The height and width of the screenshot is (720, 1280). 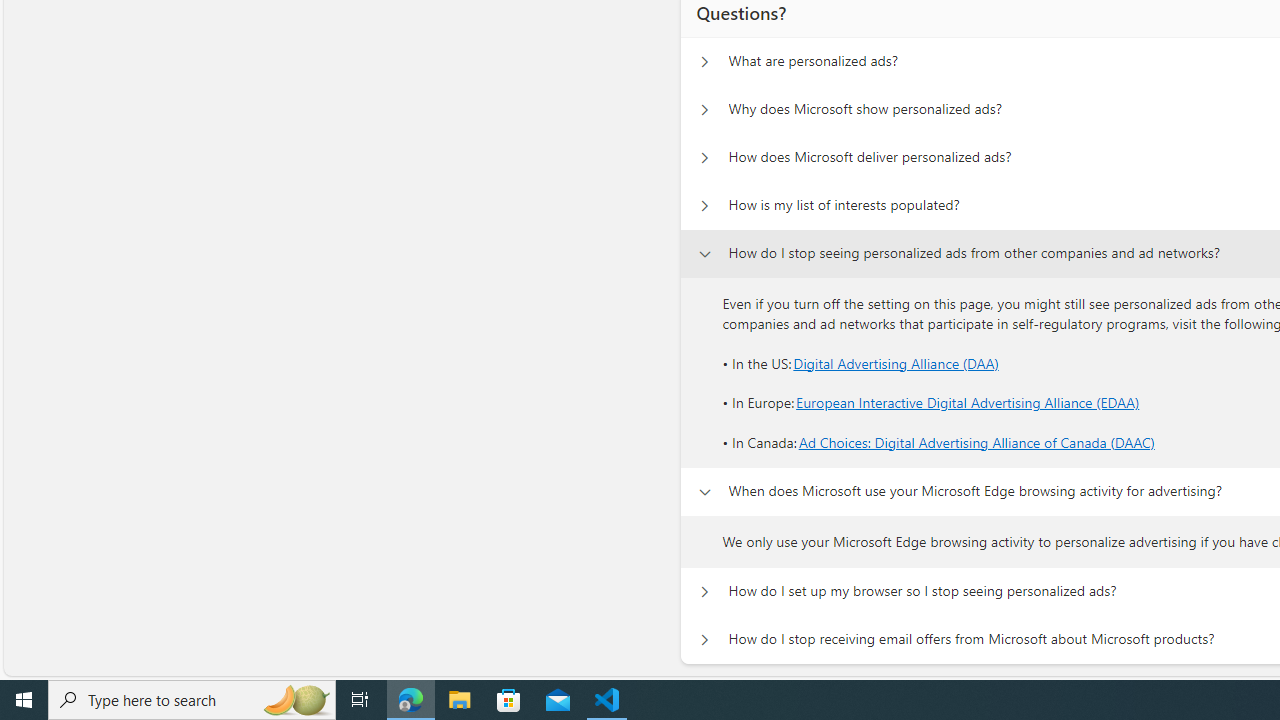 What do you see at coordinates (704, 61) in the screenshot?
I see `'Questions? What are personalized ads?'` at bounding box center [704, 61].